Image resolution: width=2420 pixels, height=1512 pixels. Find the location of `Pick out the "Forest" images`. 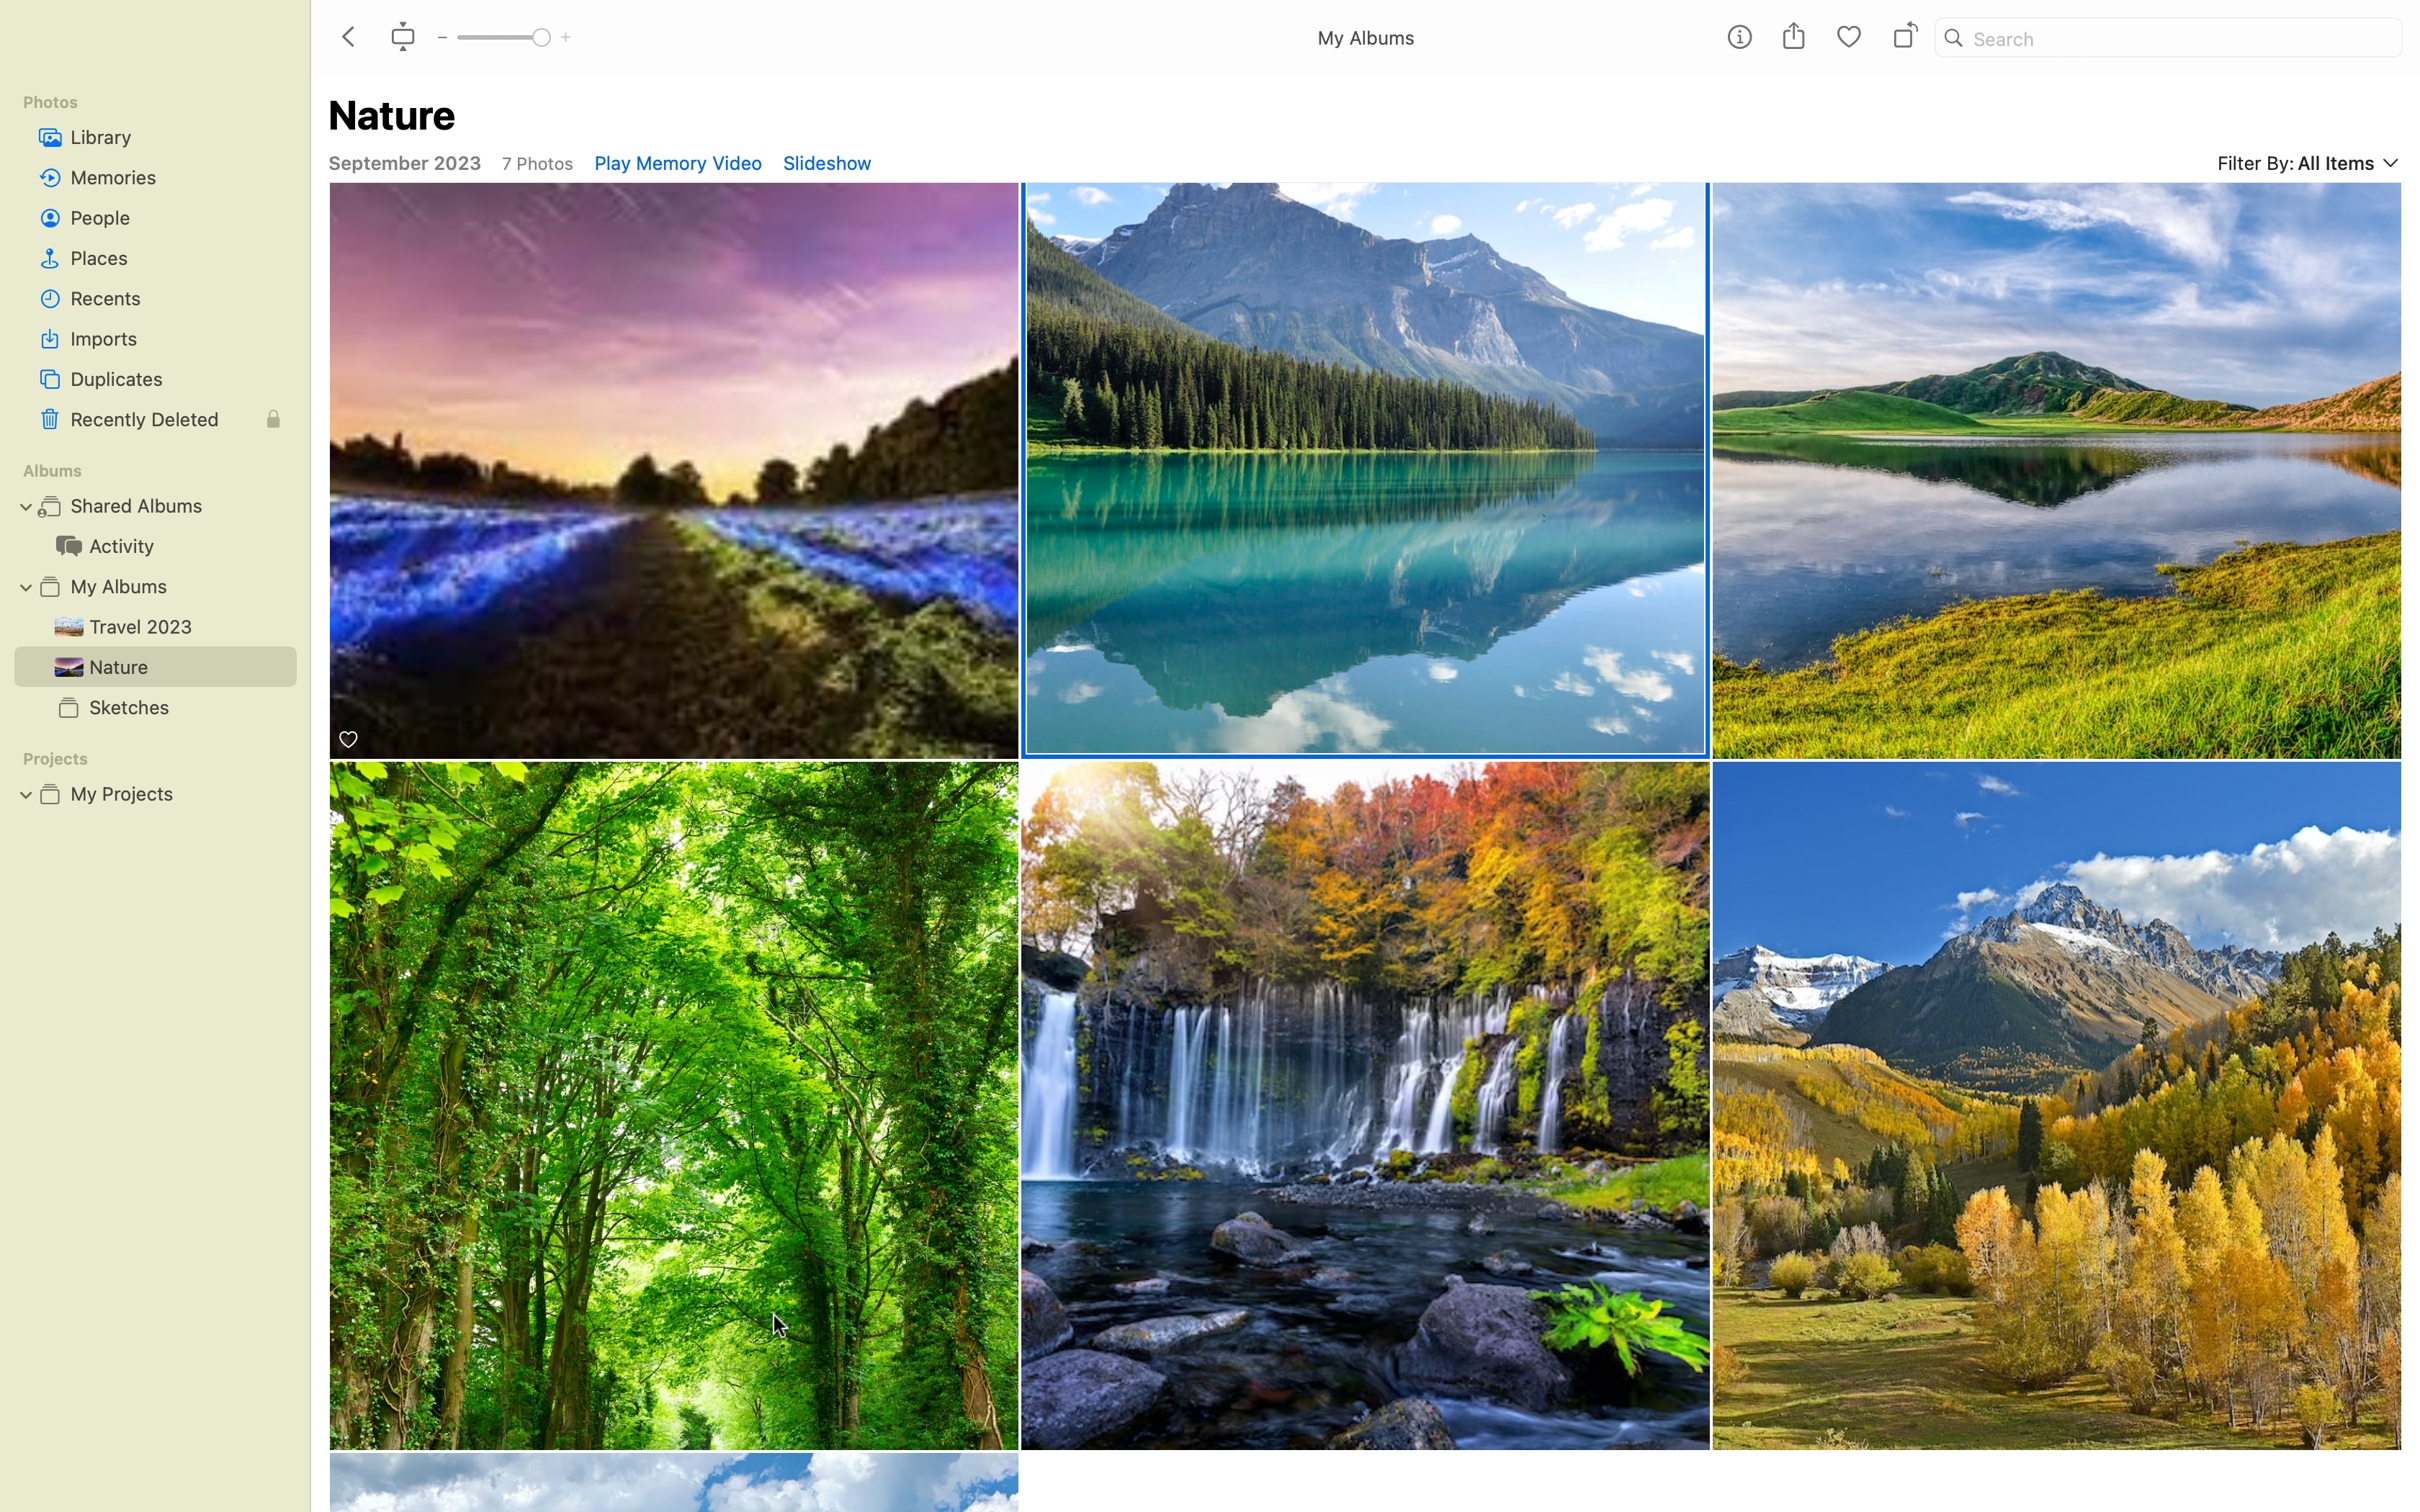

Pick out the "Forest" images is located at coordinates (674, 1104).